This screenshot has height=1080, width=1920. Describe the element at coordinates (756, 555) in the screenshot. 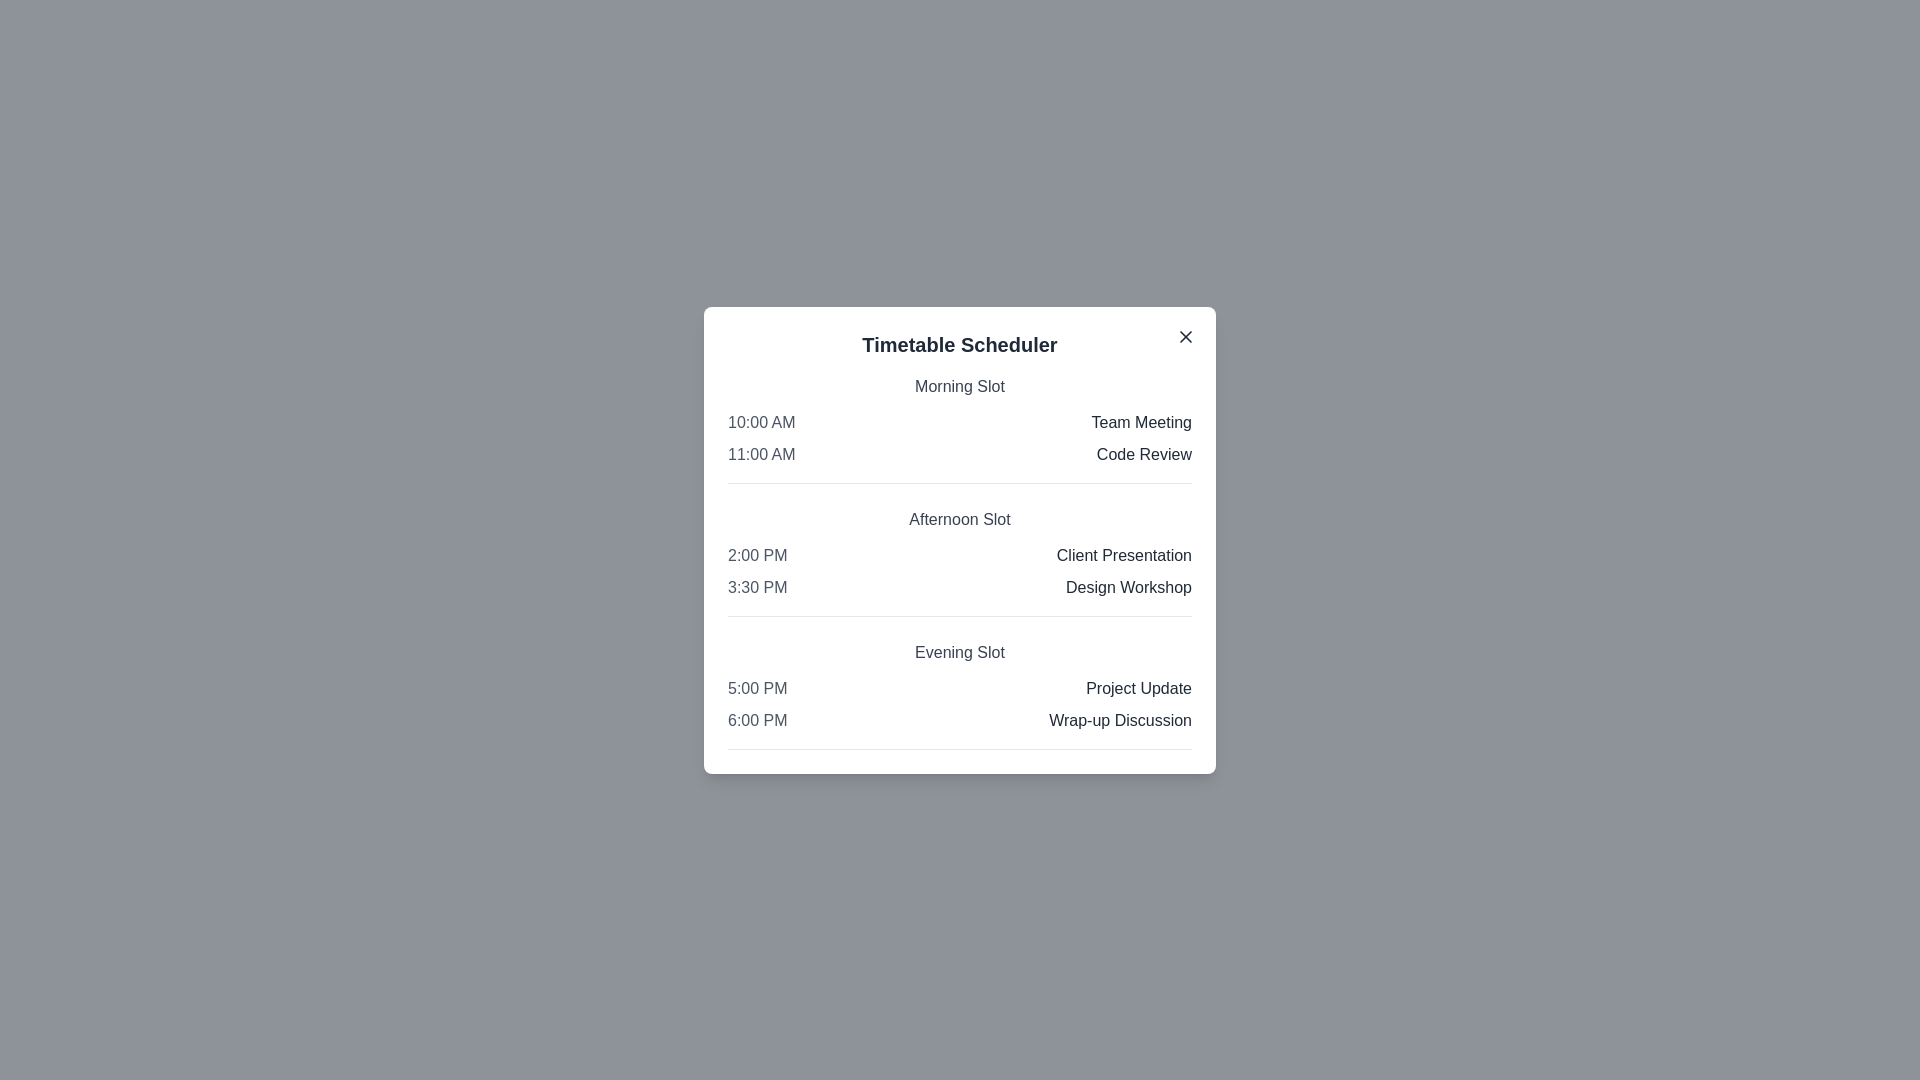

I see `the event time 2:00 PM to select it` at that location.